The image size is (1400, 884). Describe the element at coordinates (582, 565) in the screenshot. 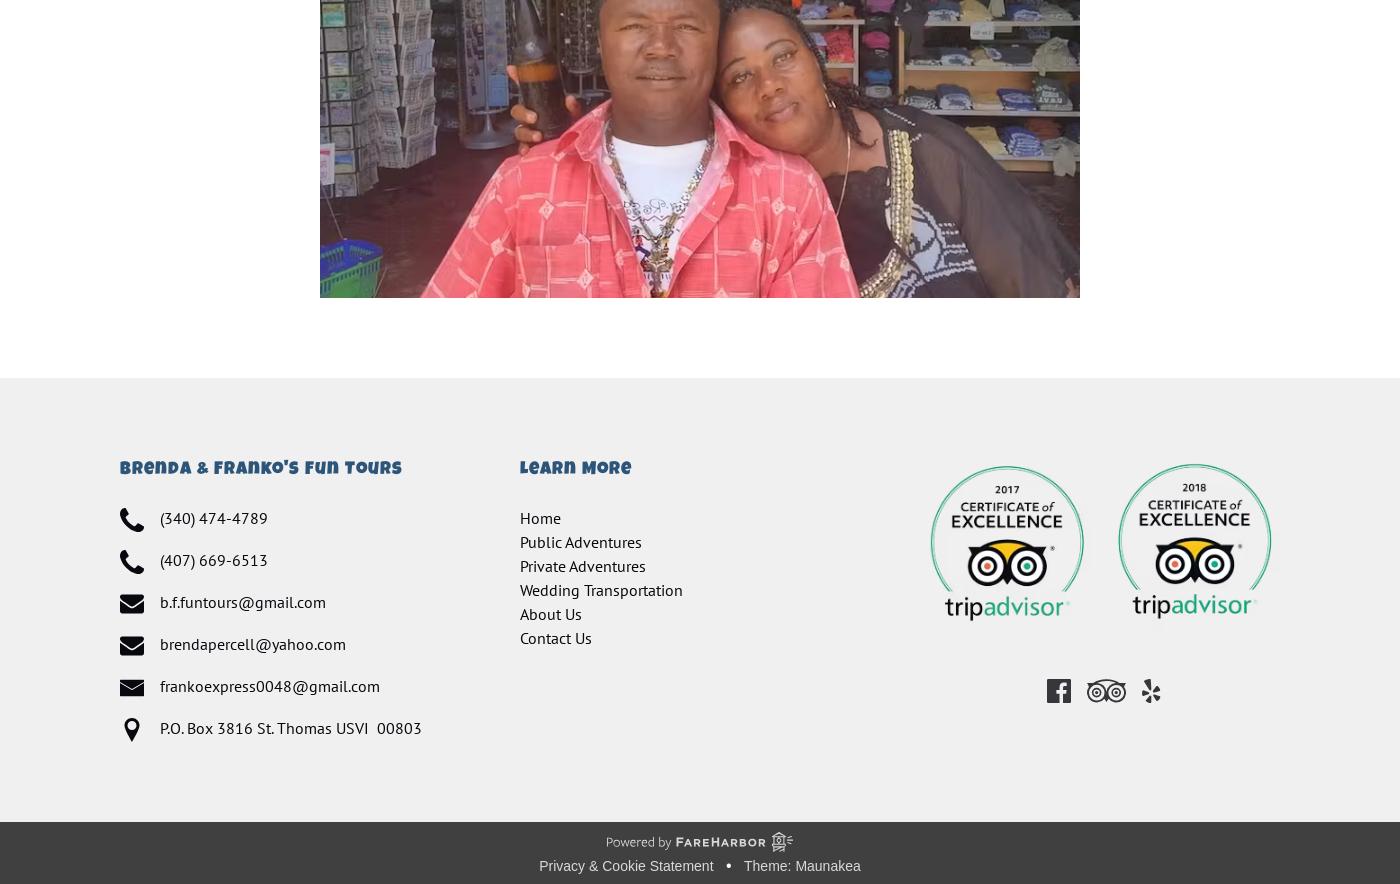

I see `'Private Adventures'` at that location.